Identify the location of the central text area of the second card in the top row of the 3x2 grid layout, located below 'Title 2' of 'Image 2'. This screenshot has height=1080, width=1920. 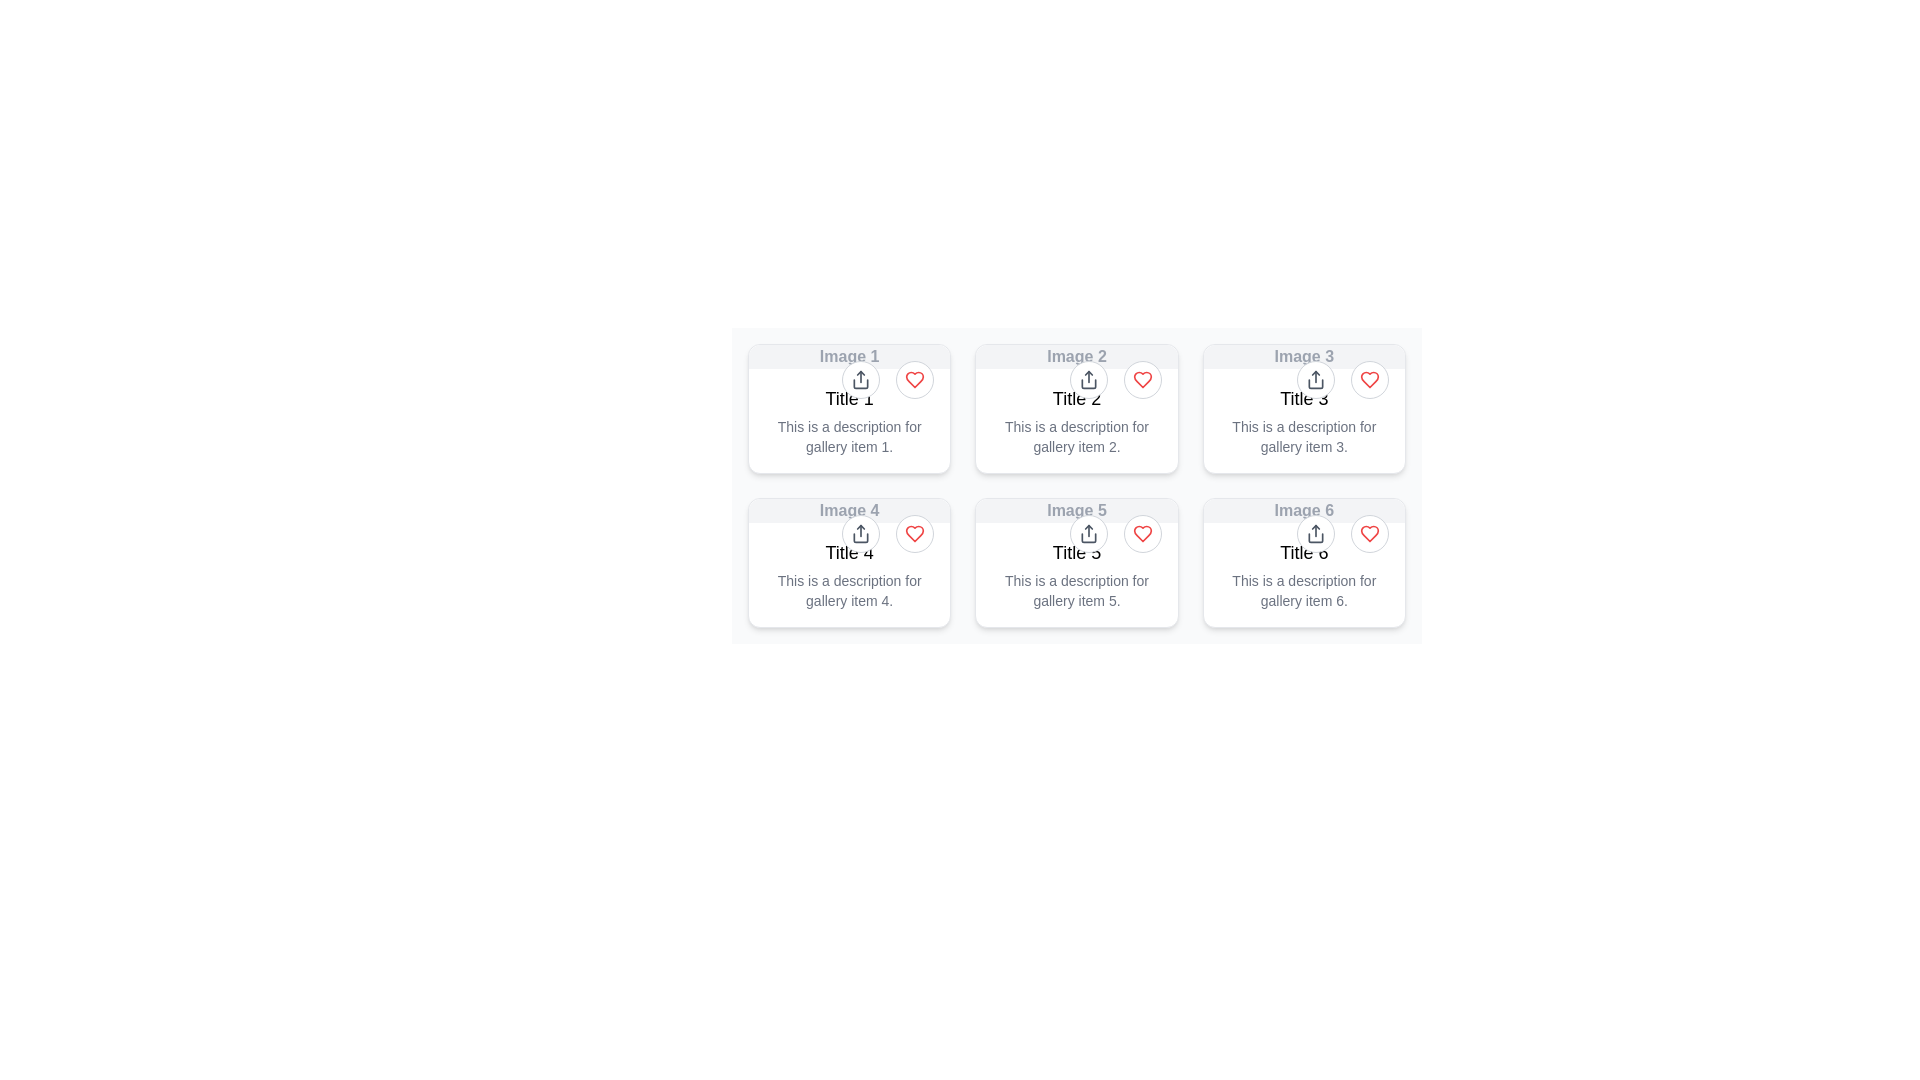
(1075, 419).